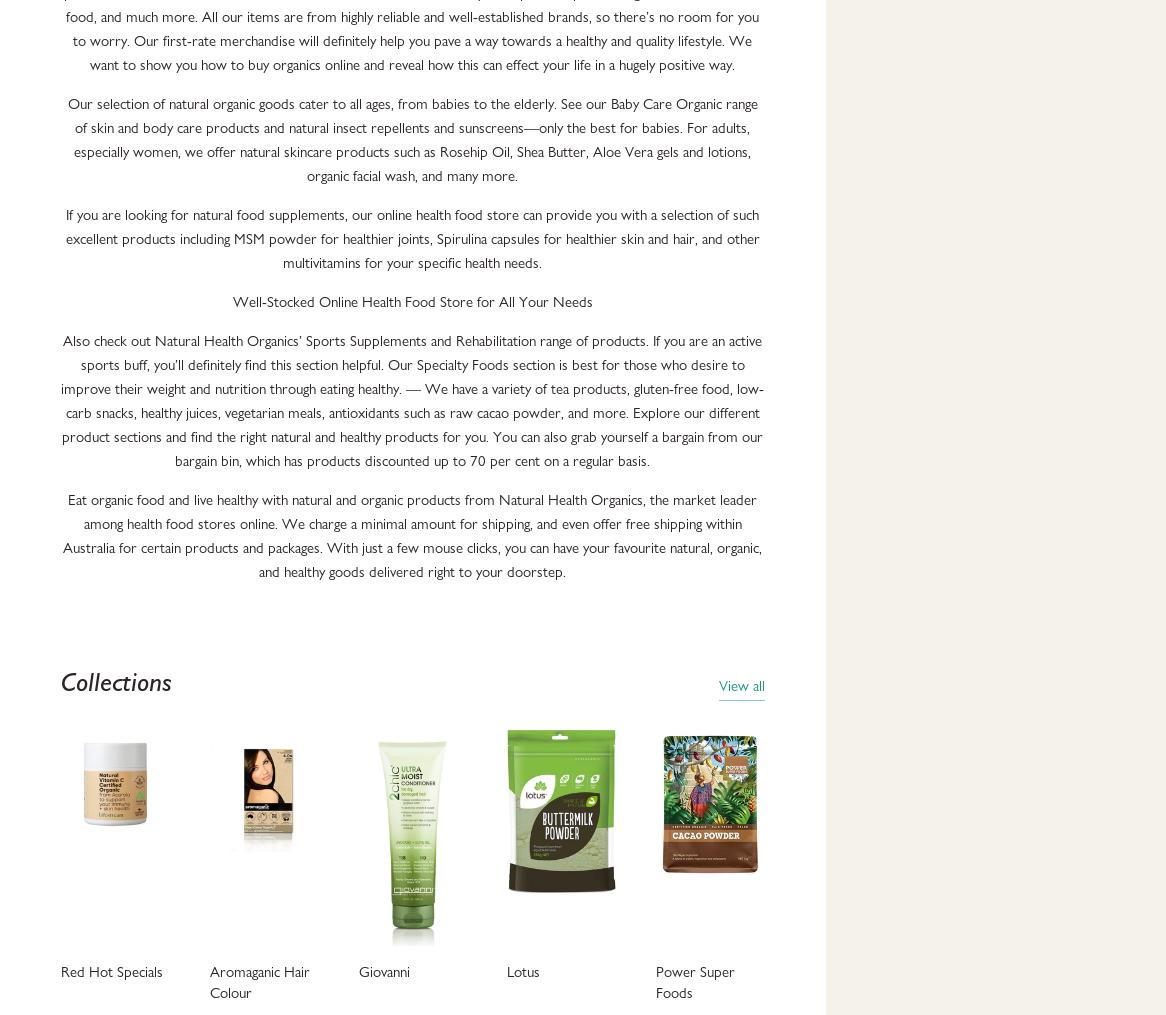  Describe the element at coordinates (411, 400) in the screenshot. I see `'Also check out Natural Health Organics’ Sports Supplements and Rehabilitation range of products. If you are an active sports buff, you’ll definitely find this section helpful. Our Specialty Foods section is best for those who desire to improve their weight and nutrition through eating healthy. — We have a variety of tea products, gluten-free food, low-carb snacks, healthy juices, vegetarian meals, antioxidants such as raw cacao powder, and more. Explore our different product sections and find the right natural and healthy products for you. You can also grab yourself a bargain from our bargain bin, which has products discounted up to 70 per cent on a regular basis.'` at that location.